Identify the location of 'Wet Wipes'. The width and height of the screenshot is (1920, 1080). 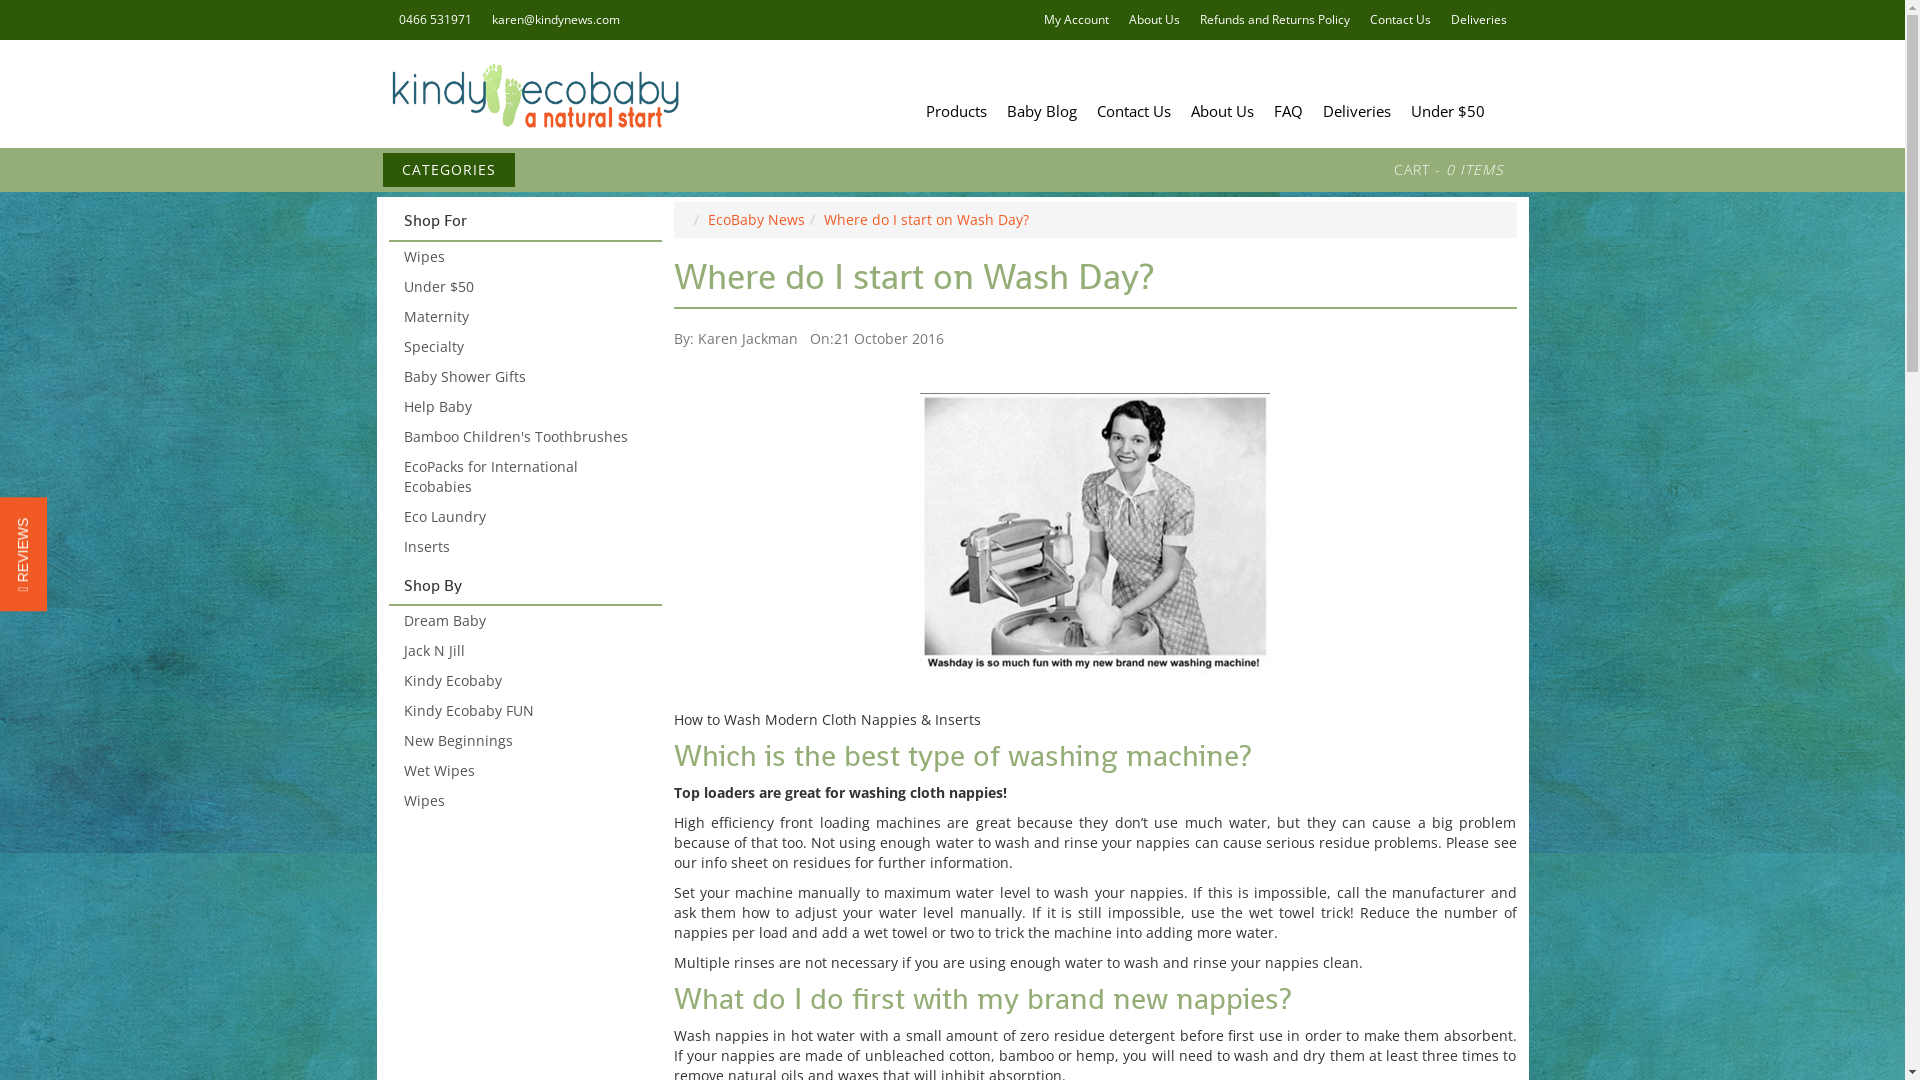
(388, 770).